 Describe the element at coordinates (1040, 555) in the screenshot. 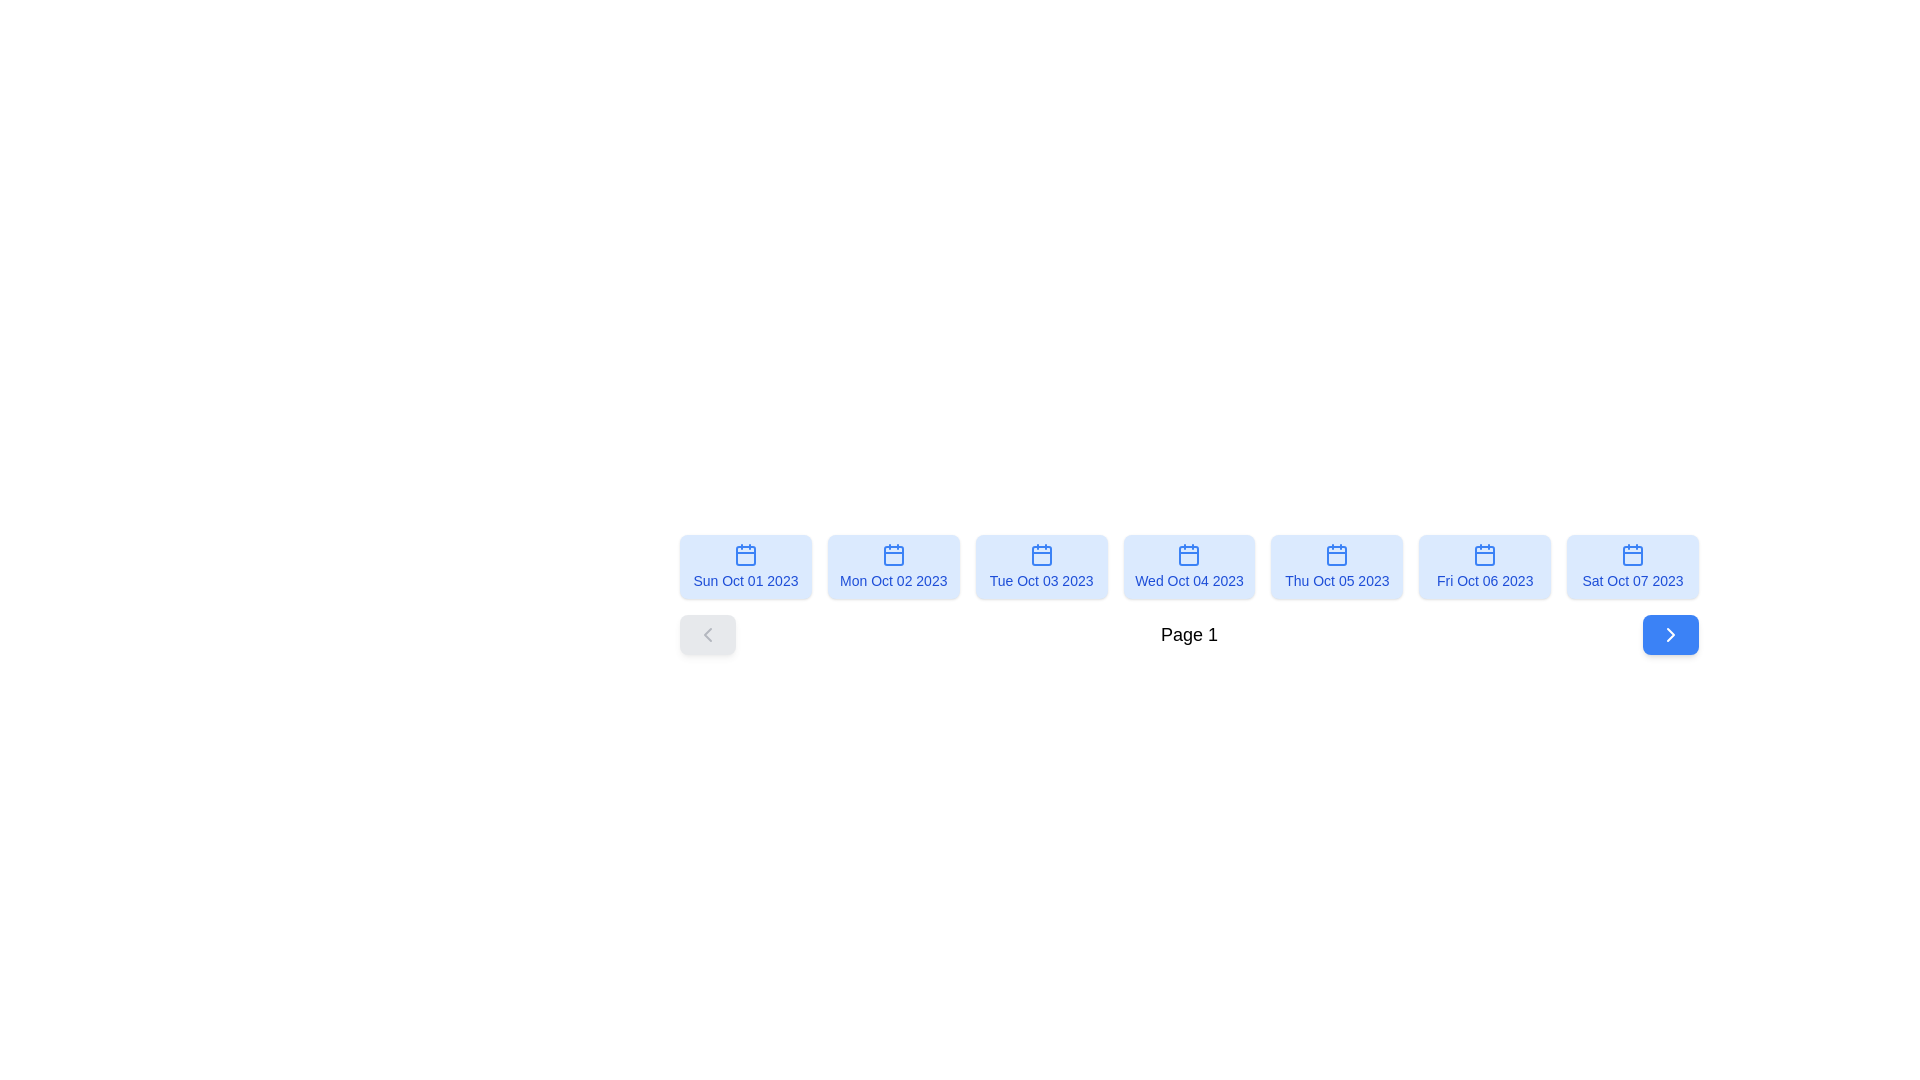

I see `the small rectangular shape with rounded edges that forms the backdrop of the date section in the blue calendar icon for 'Tue Oct 03 2023'` at that location.